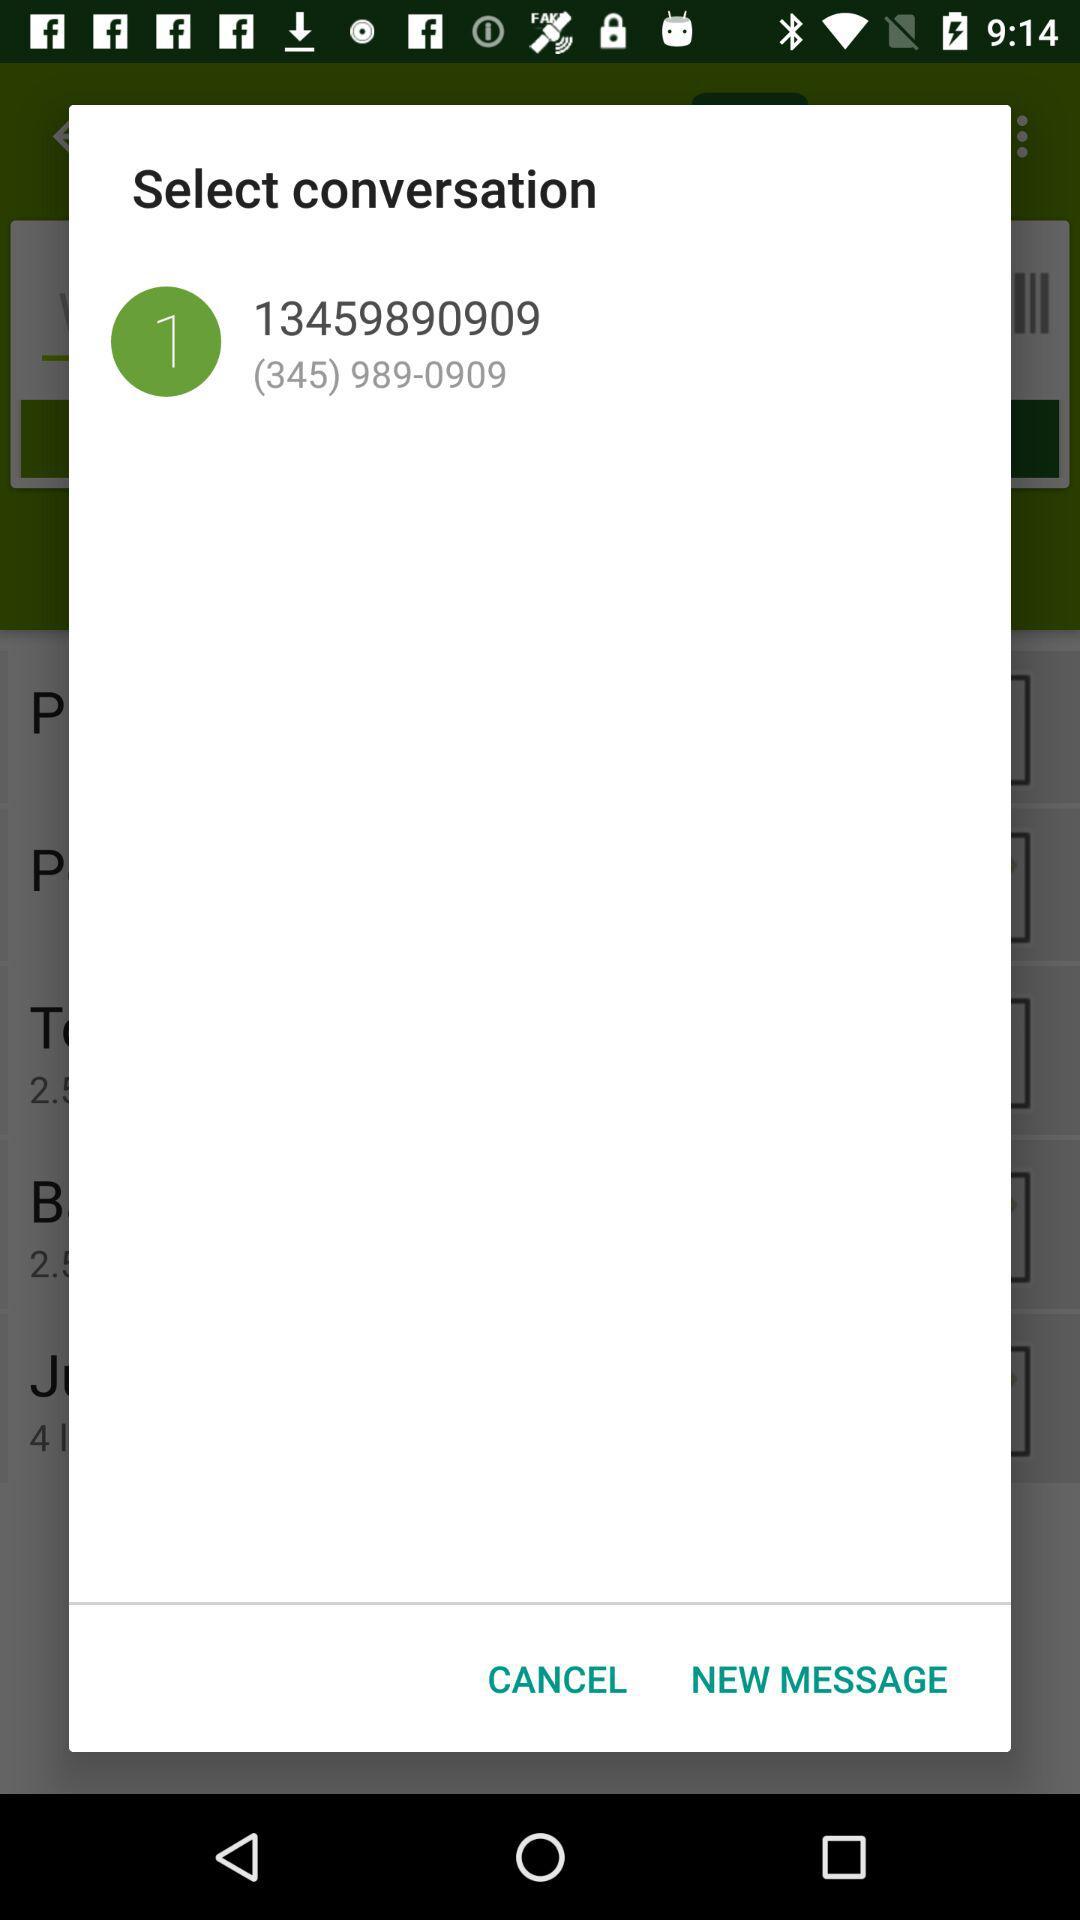  What do you see at coordinates (557, 1678) in the screenshot?
I see `button next to new message item` at bounding box center [557, 1678].